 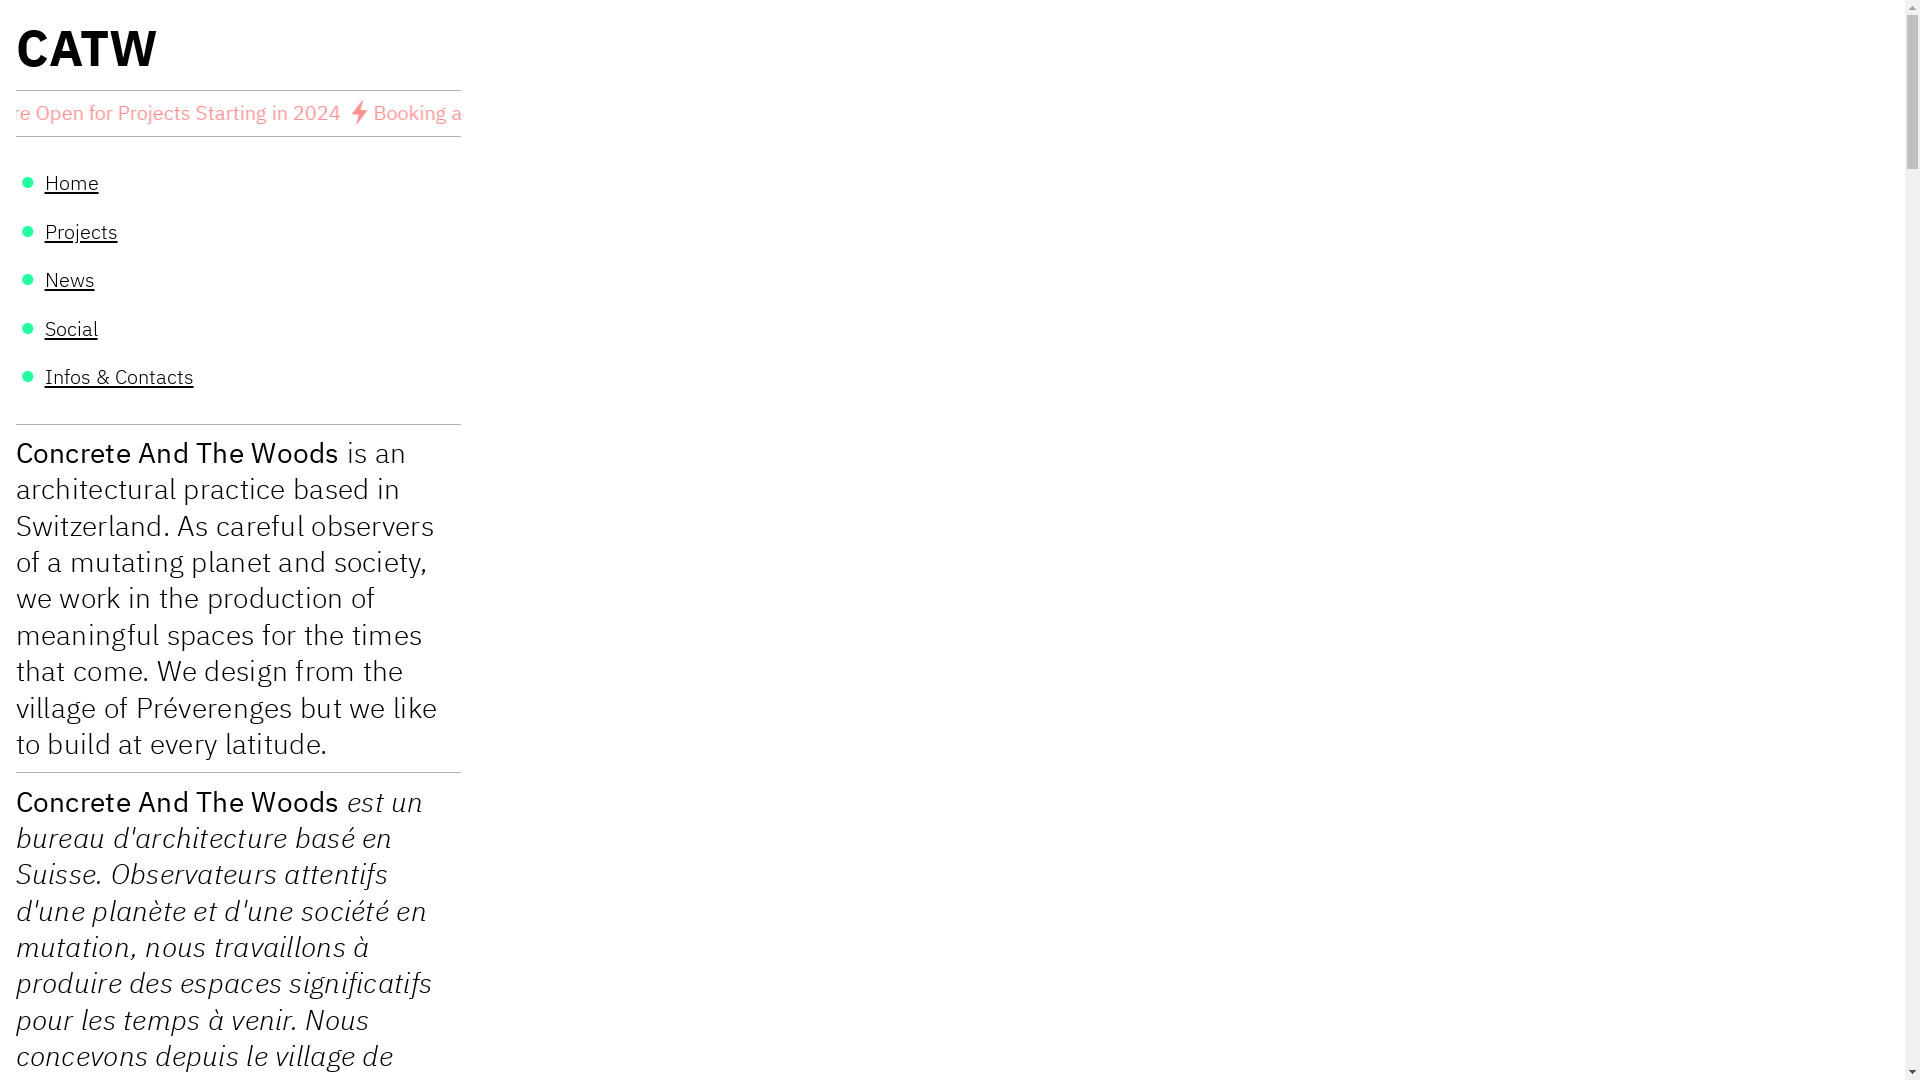 I want to click on 'News', so click(x=70, y=279).